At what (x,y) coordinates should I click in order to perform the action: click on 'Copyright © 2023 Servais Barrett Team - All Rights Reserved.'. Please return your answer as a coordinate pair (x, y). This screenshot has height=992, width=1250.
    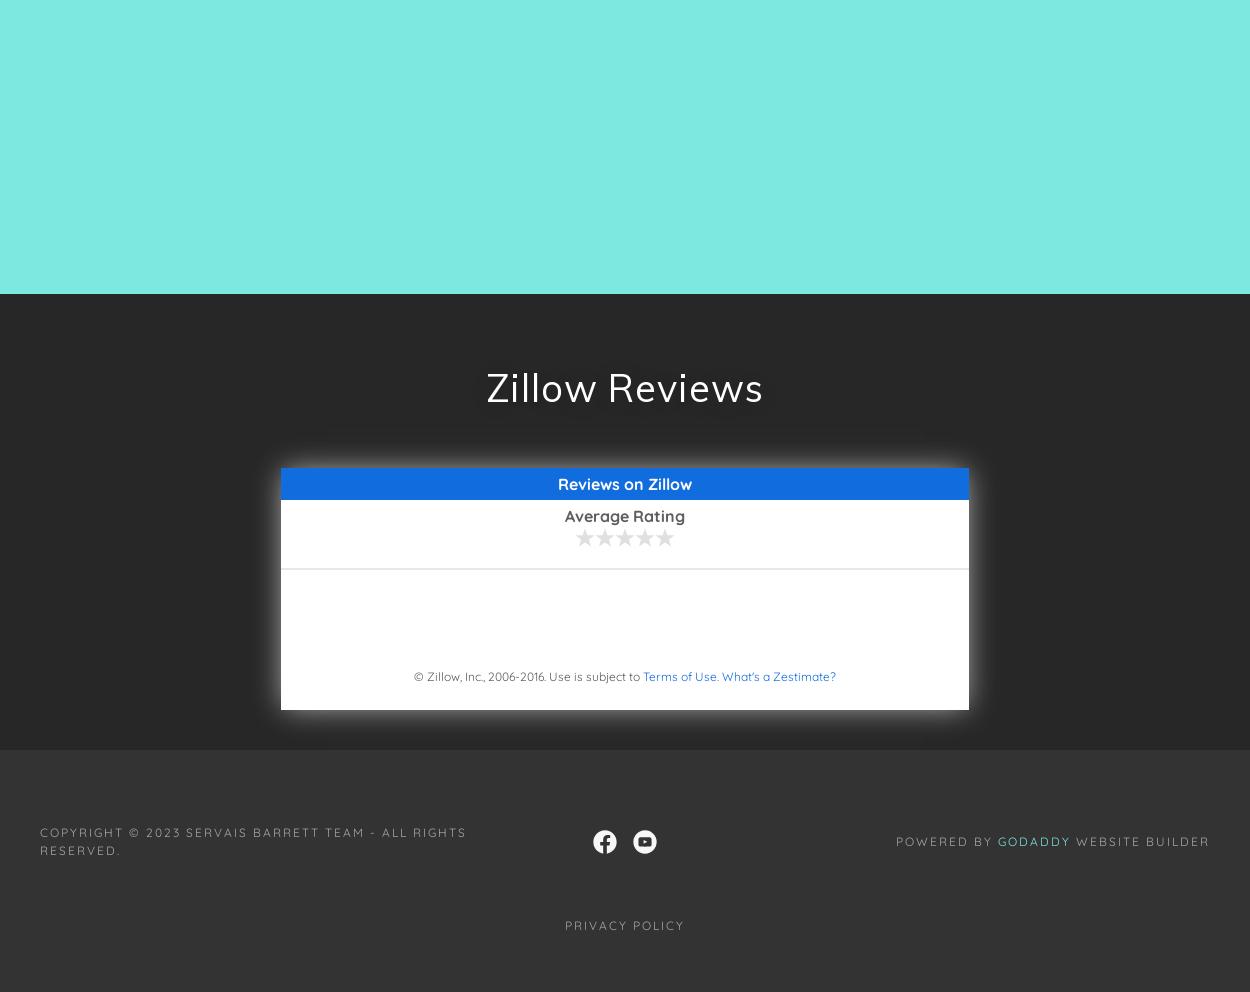
    Looking at the image, I should click on (253, 839).